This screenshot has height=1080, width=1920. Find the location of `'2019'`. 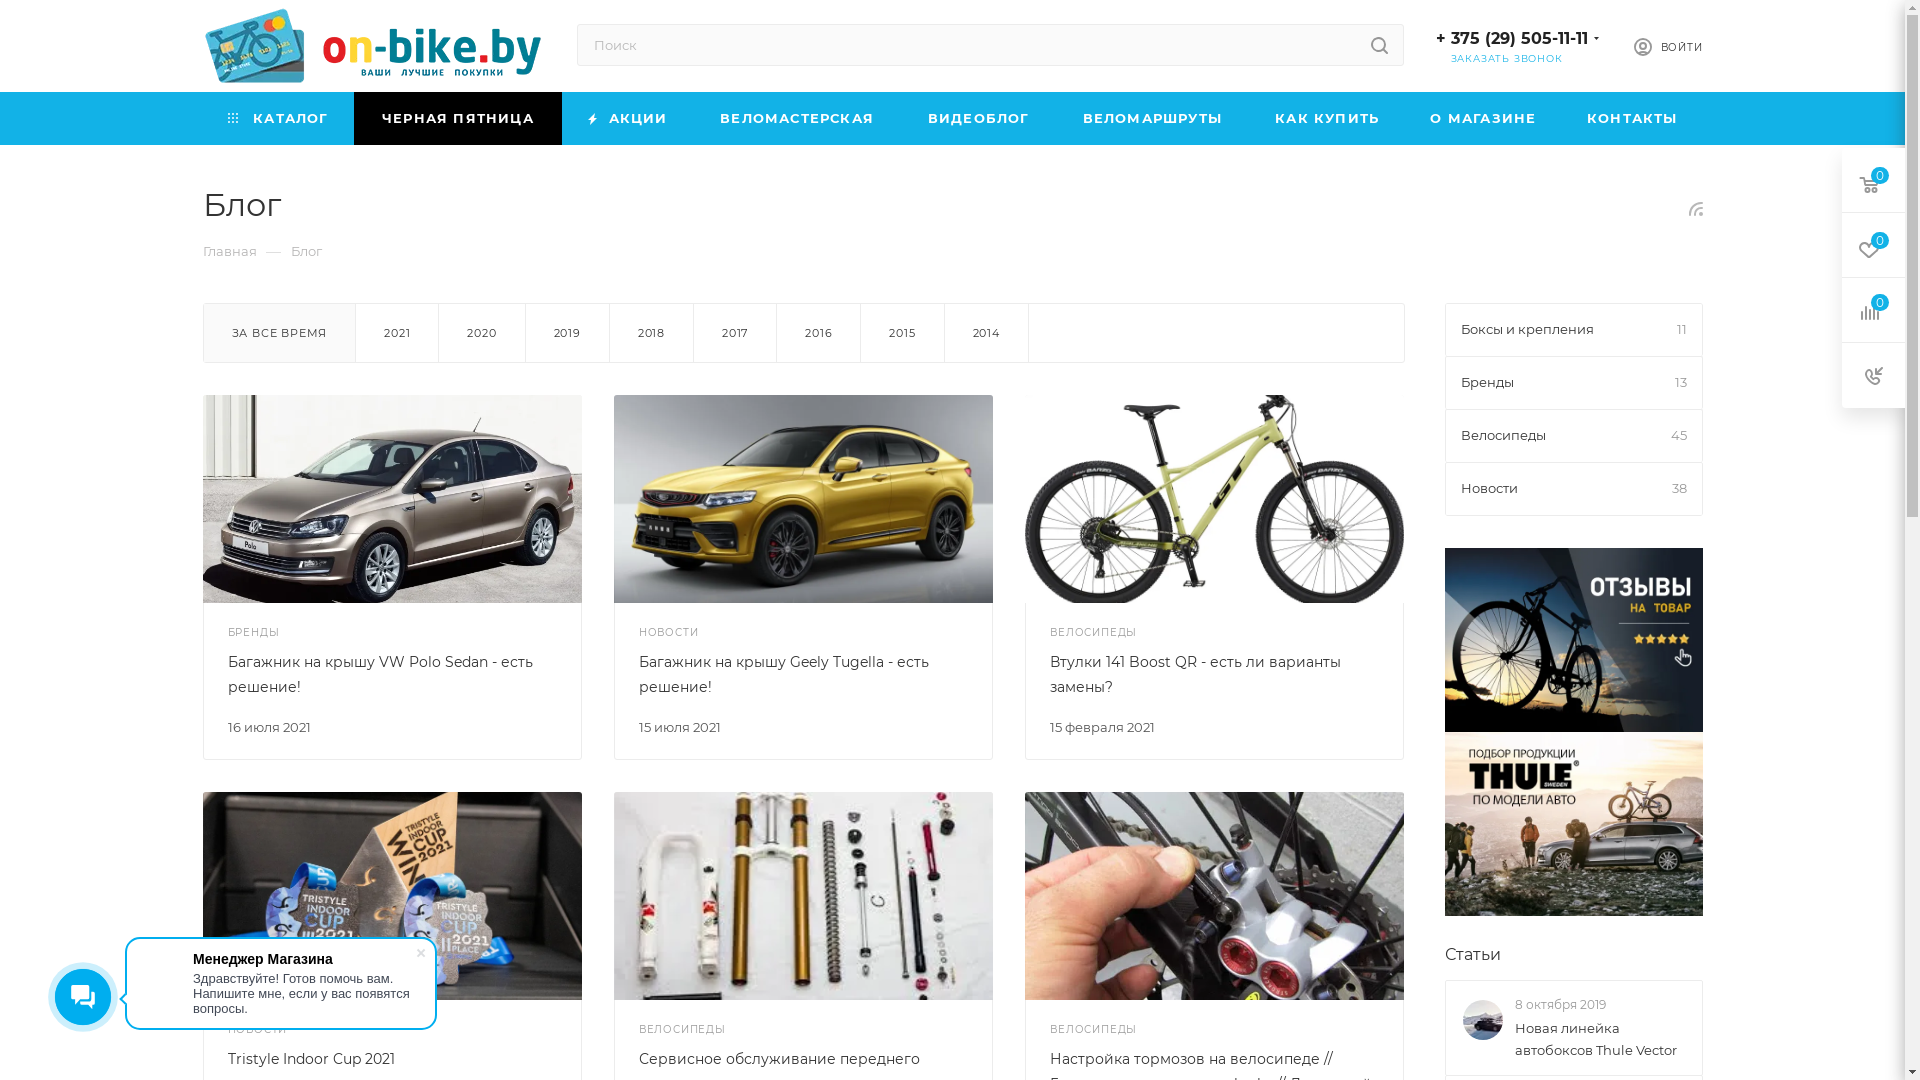

'2019' is located at coordinates (566, 331).